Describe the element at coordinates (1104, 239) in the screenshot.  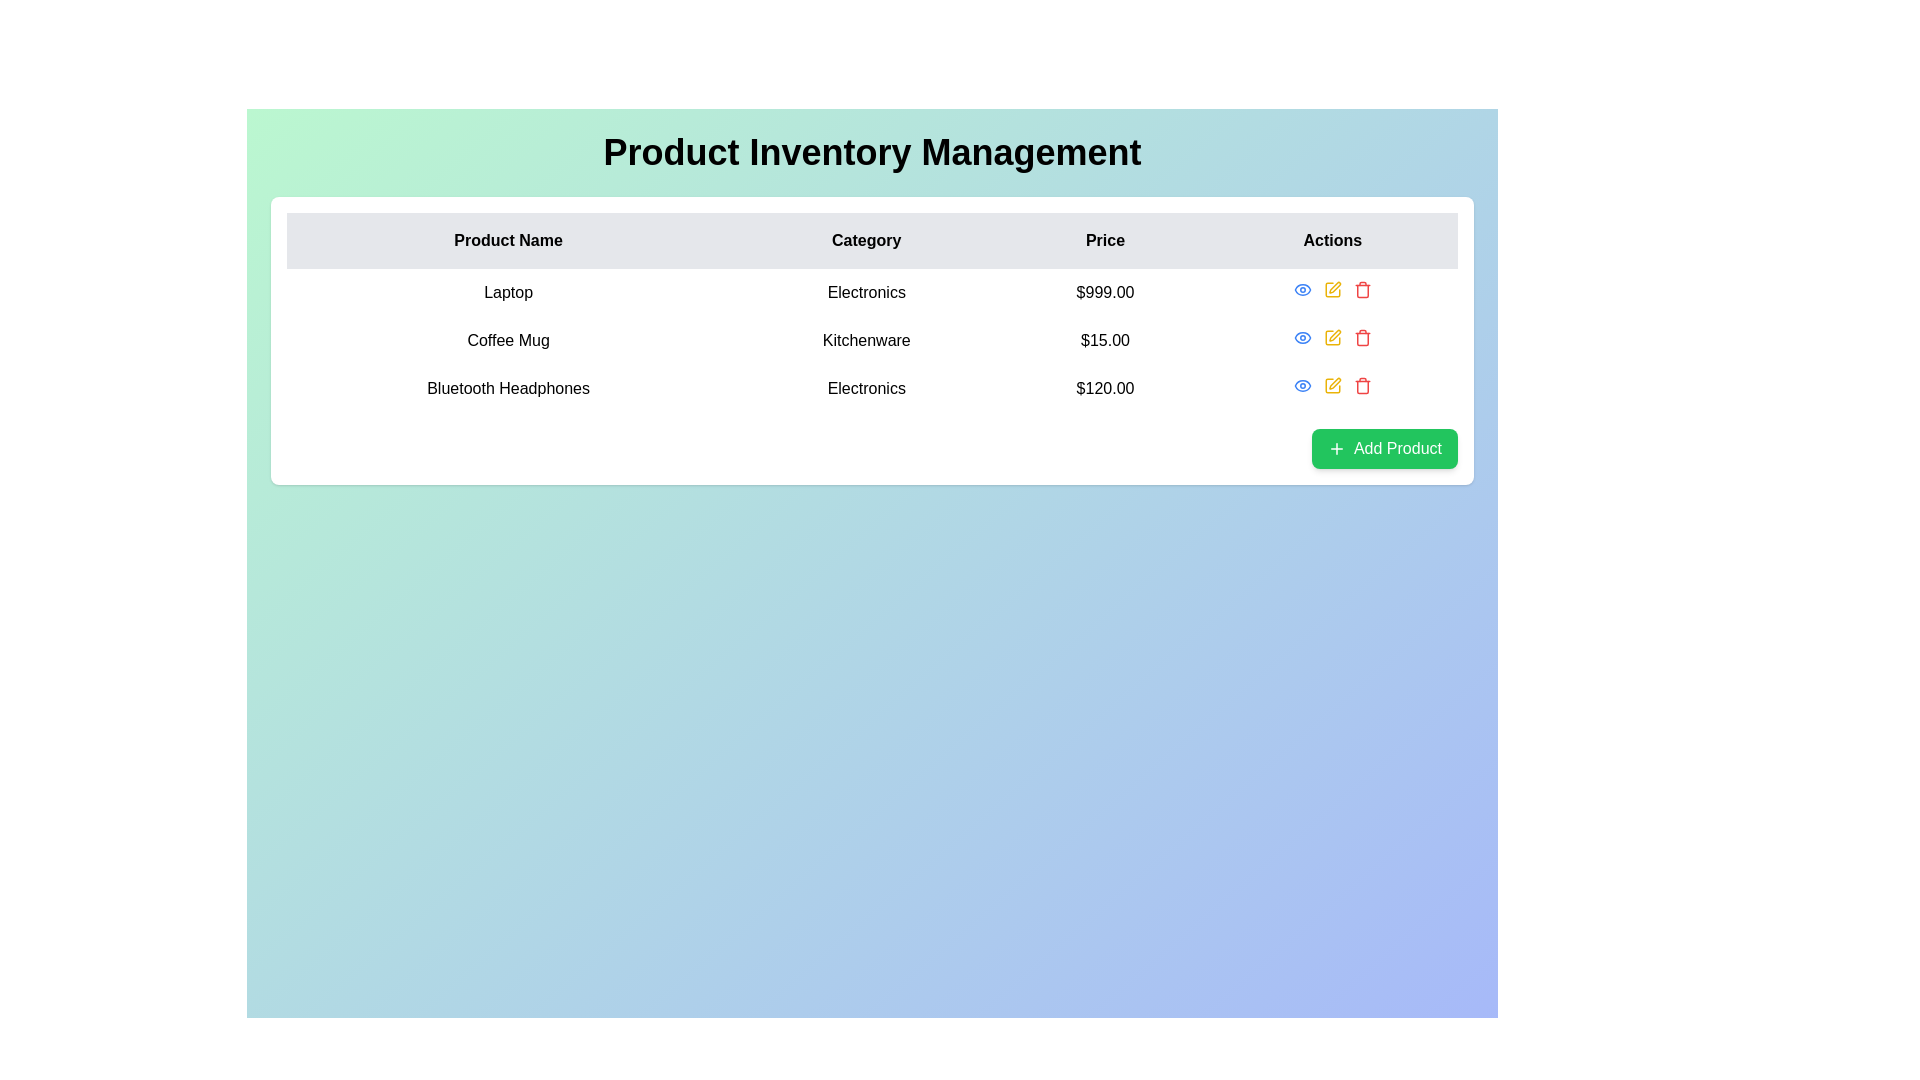
I see `the 'Price' header text label, which categorizes the prices of items in the table, located in the third cell from the left in the header row` at that location.